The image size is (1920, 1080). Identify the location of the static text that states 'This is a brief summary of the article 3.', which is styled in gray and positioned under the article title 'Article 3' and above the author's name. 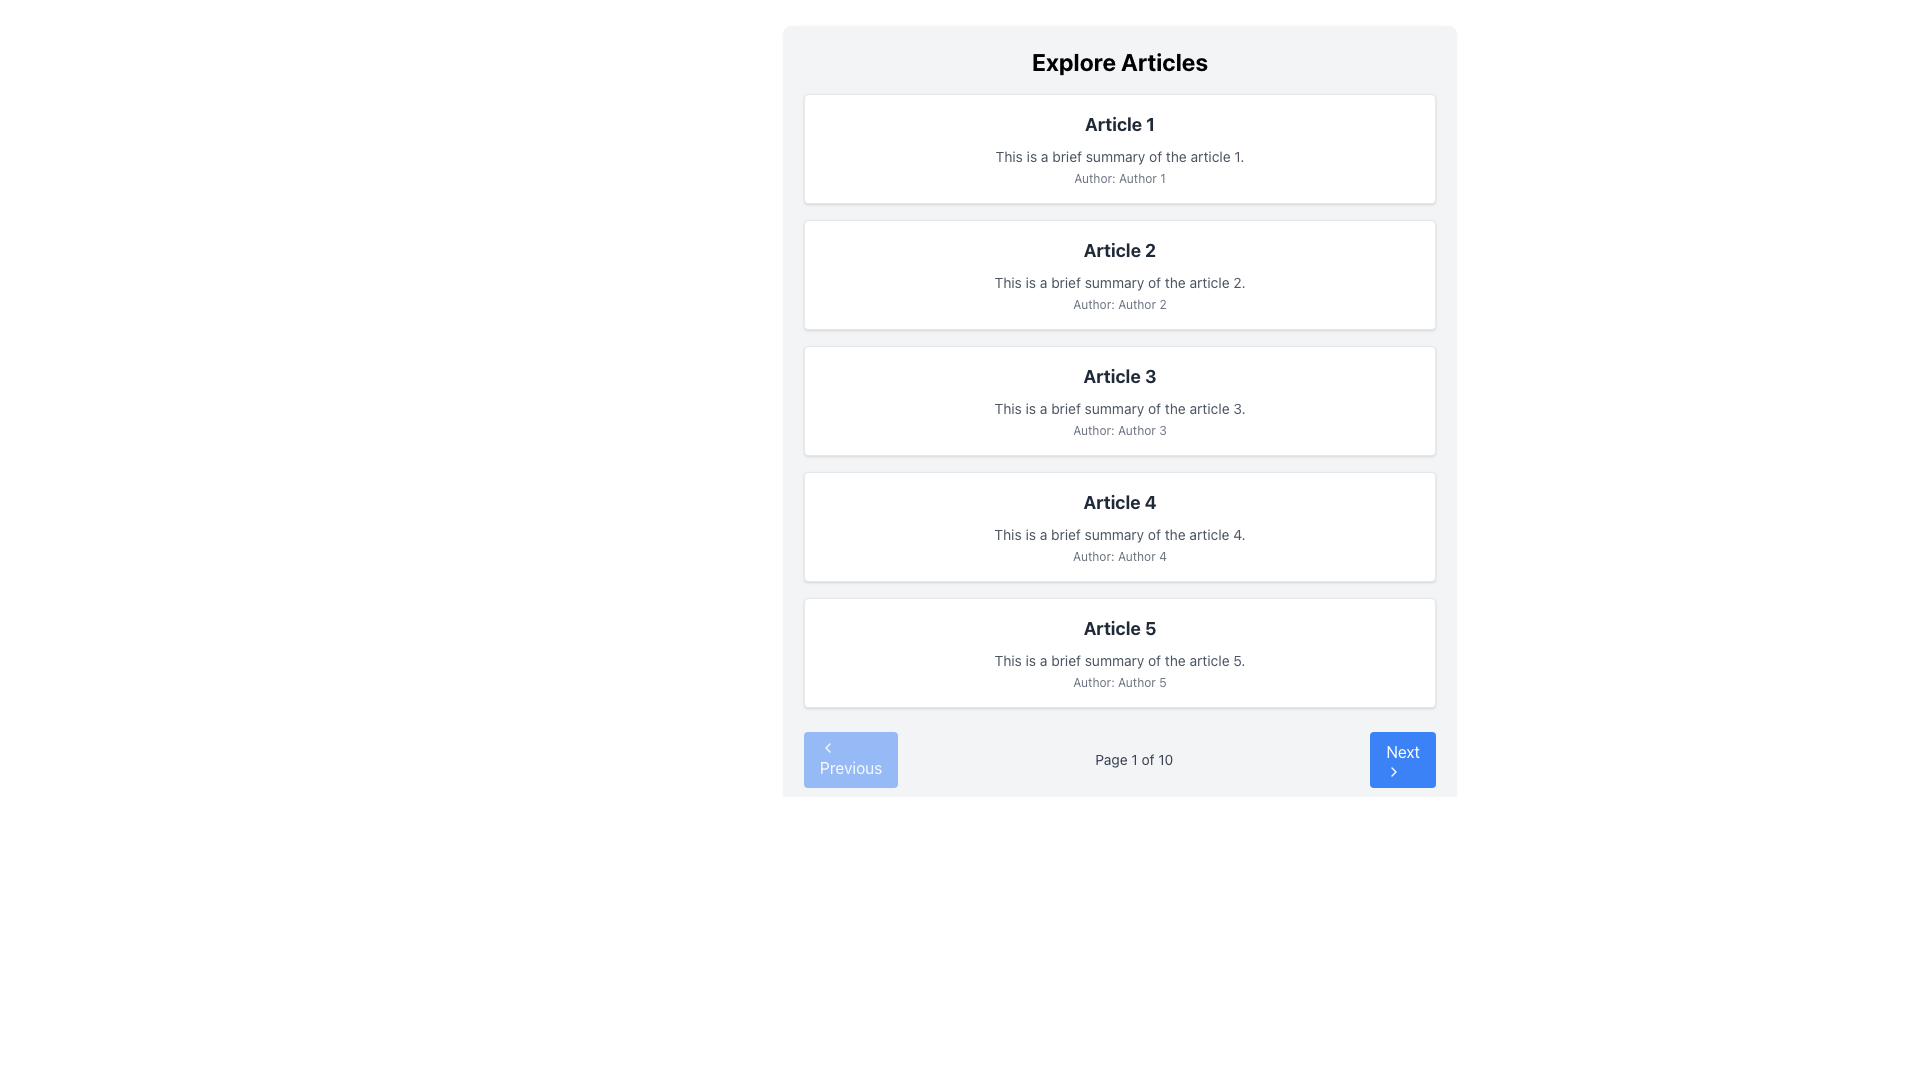
(1118, 407).